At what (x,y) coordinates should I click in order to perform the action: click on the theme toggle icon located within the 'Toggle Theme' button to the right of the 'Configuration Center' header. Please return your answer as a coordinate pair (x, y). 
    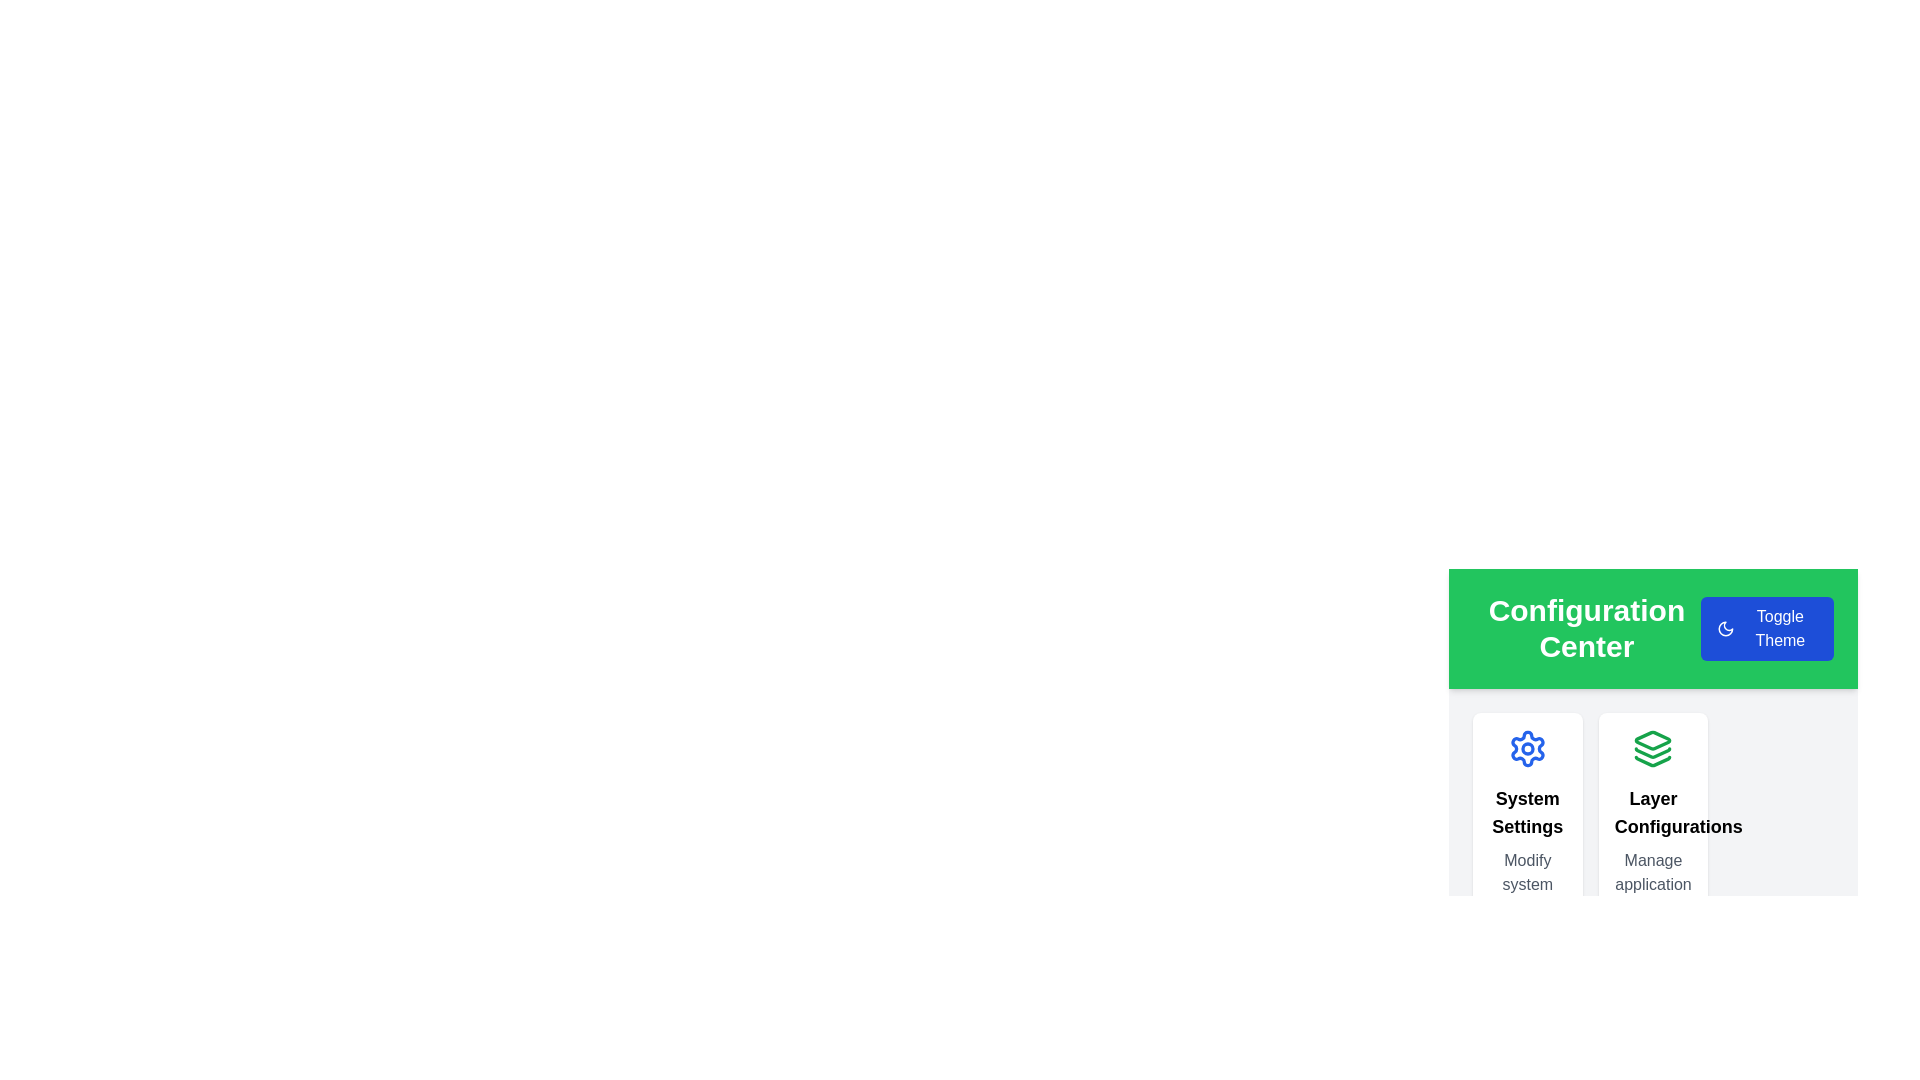
    Looking at the image, I should click on (1724, 627).